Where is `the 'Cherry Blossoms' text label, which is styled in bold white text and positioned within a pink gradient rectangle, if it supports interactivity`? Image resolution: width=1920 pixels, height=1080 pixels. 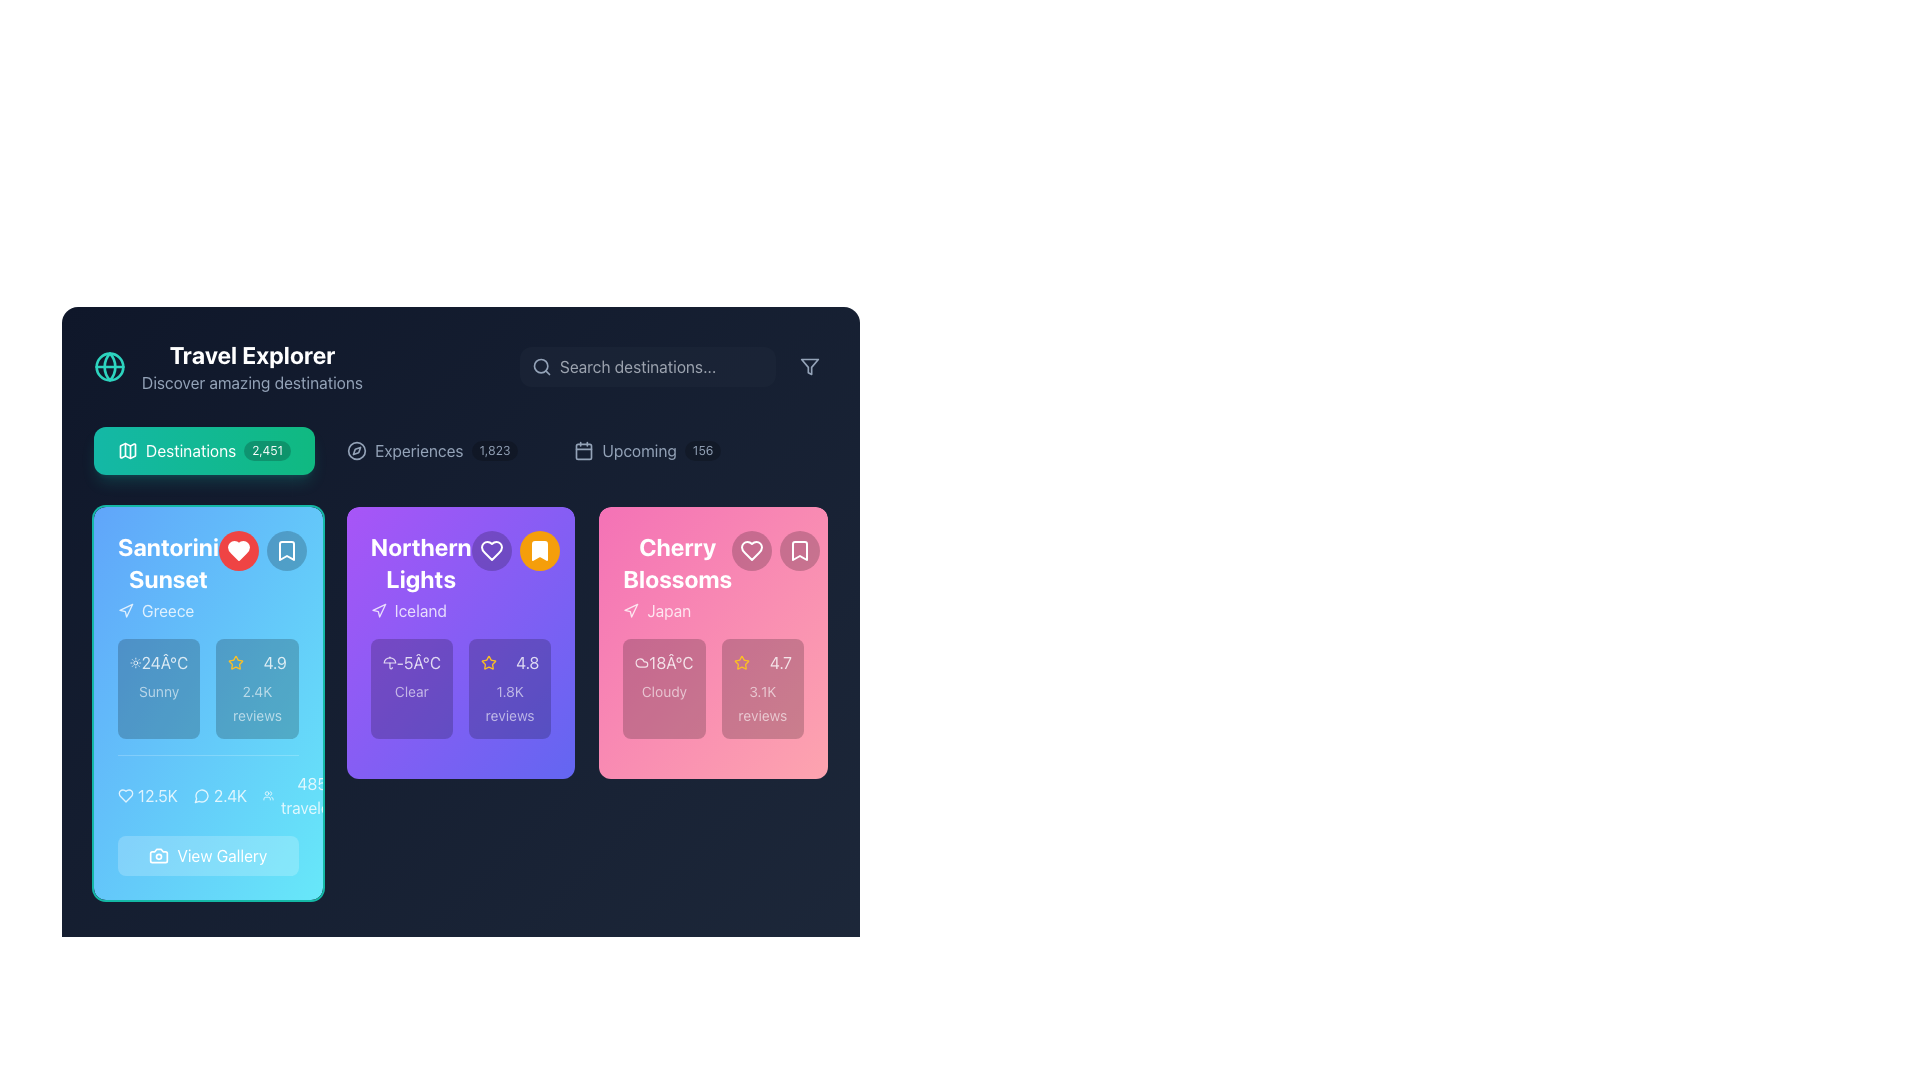 the 'Cherry Blossoms' text label, which is styled in bold white text and positioned within a pink gradient rectangle, if it supports interactivity is located at coordinates (713, 577).